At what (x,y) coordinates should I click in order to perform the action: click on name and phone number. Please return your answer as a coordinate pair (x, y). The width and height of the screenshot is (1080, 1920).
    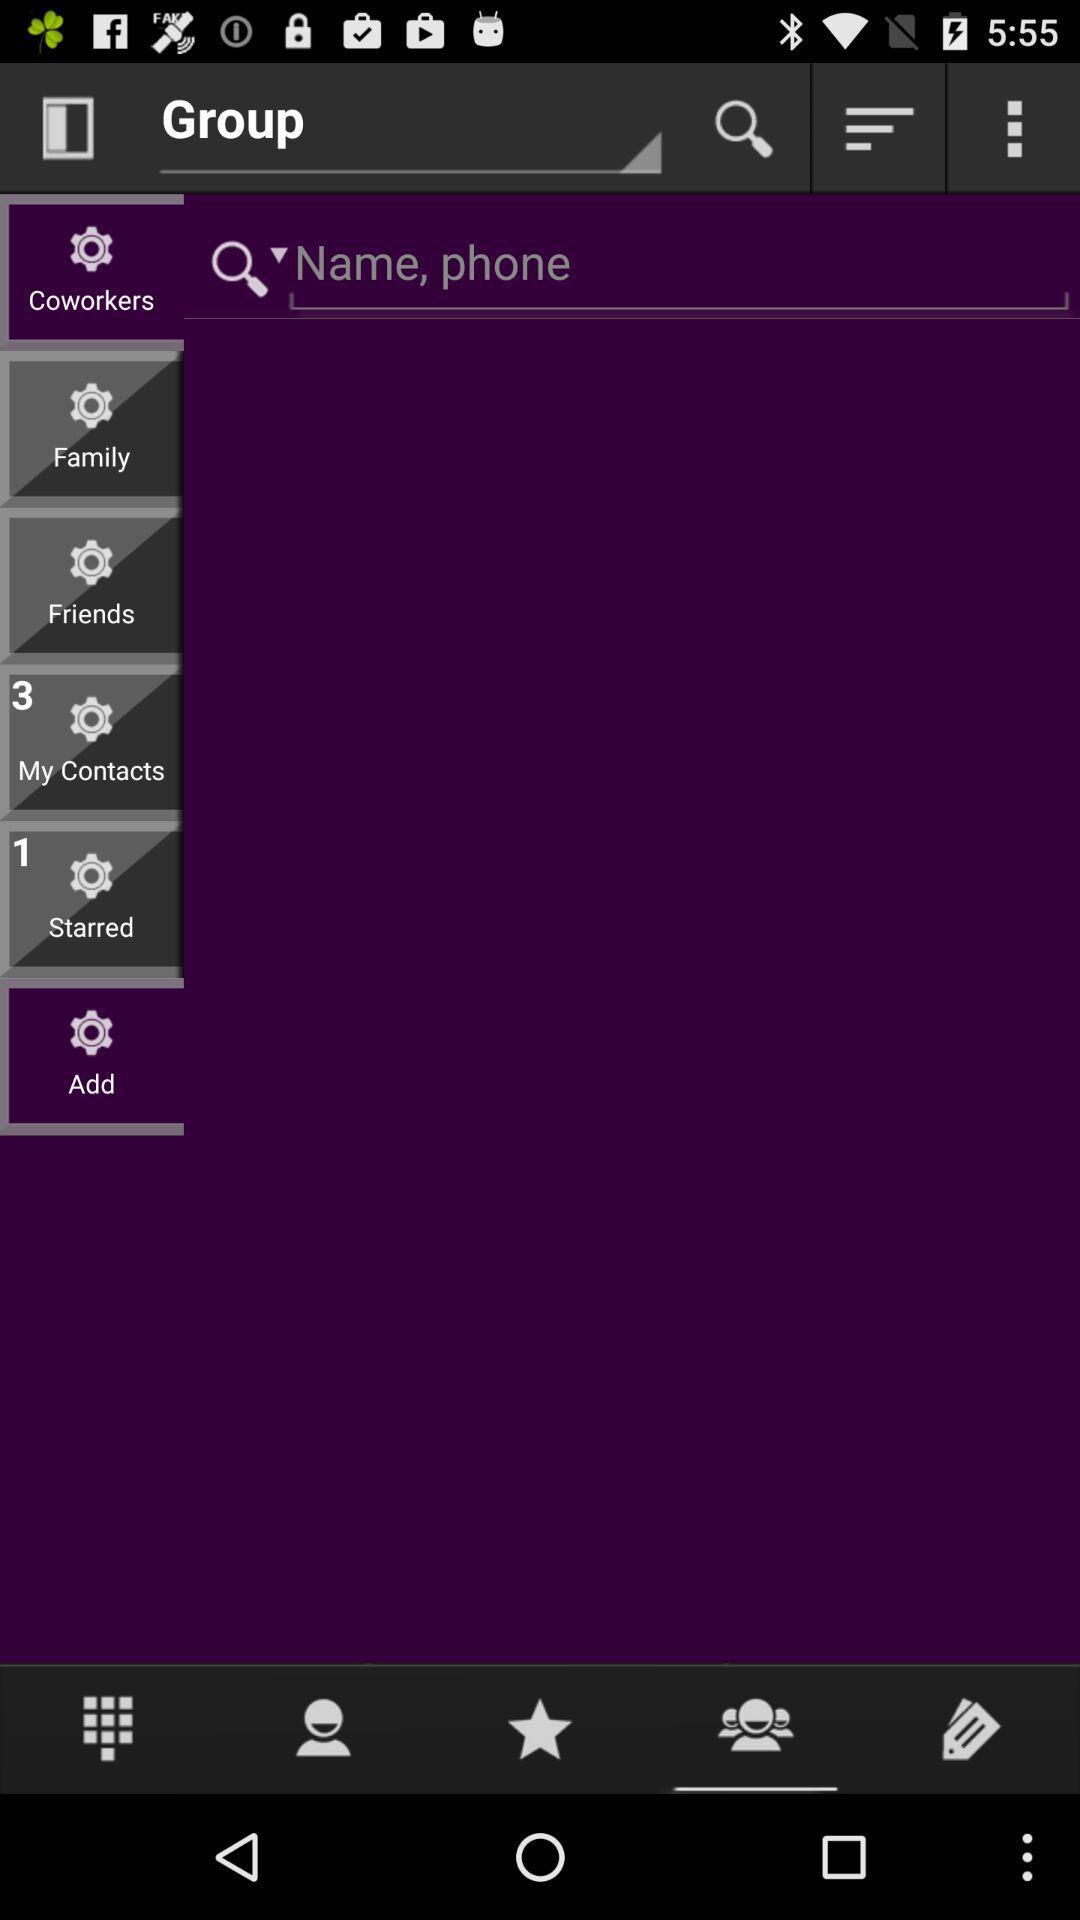
    Looking at the image, I should click on (631, 264).